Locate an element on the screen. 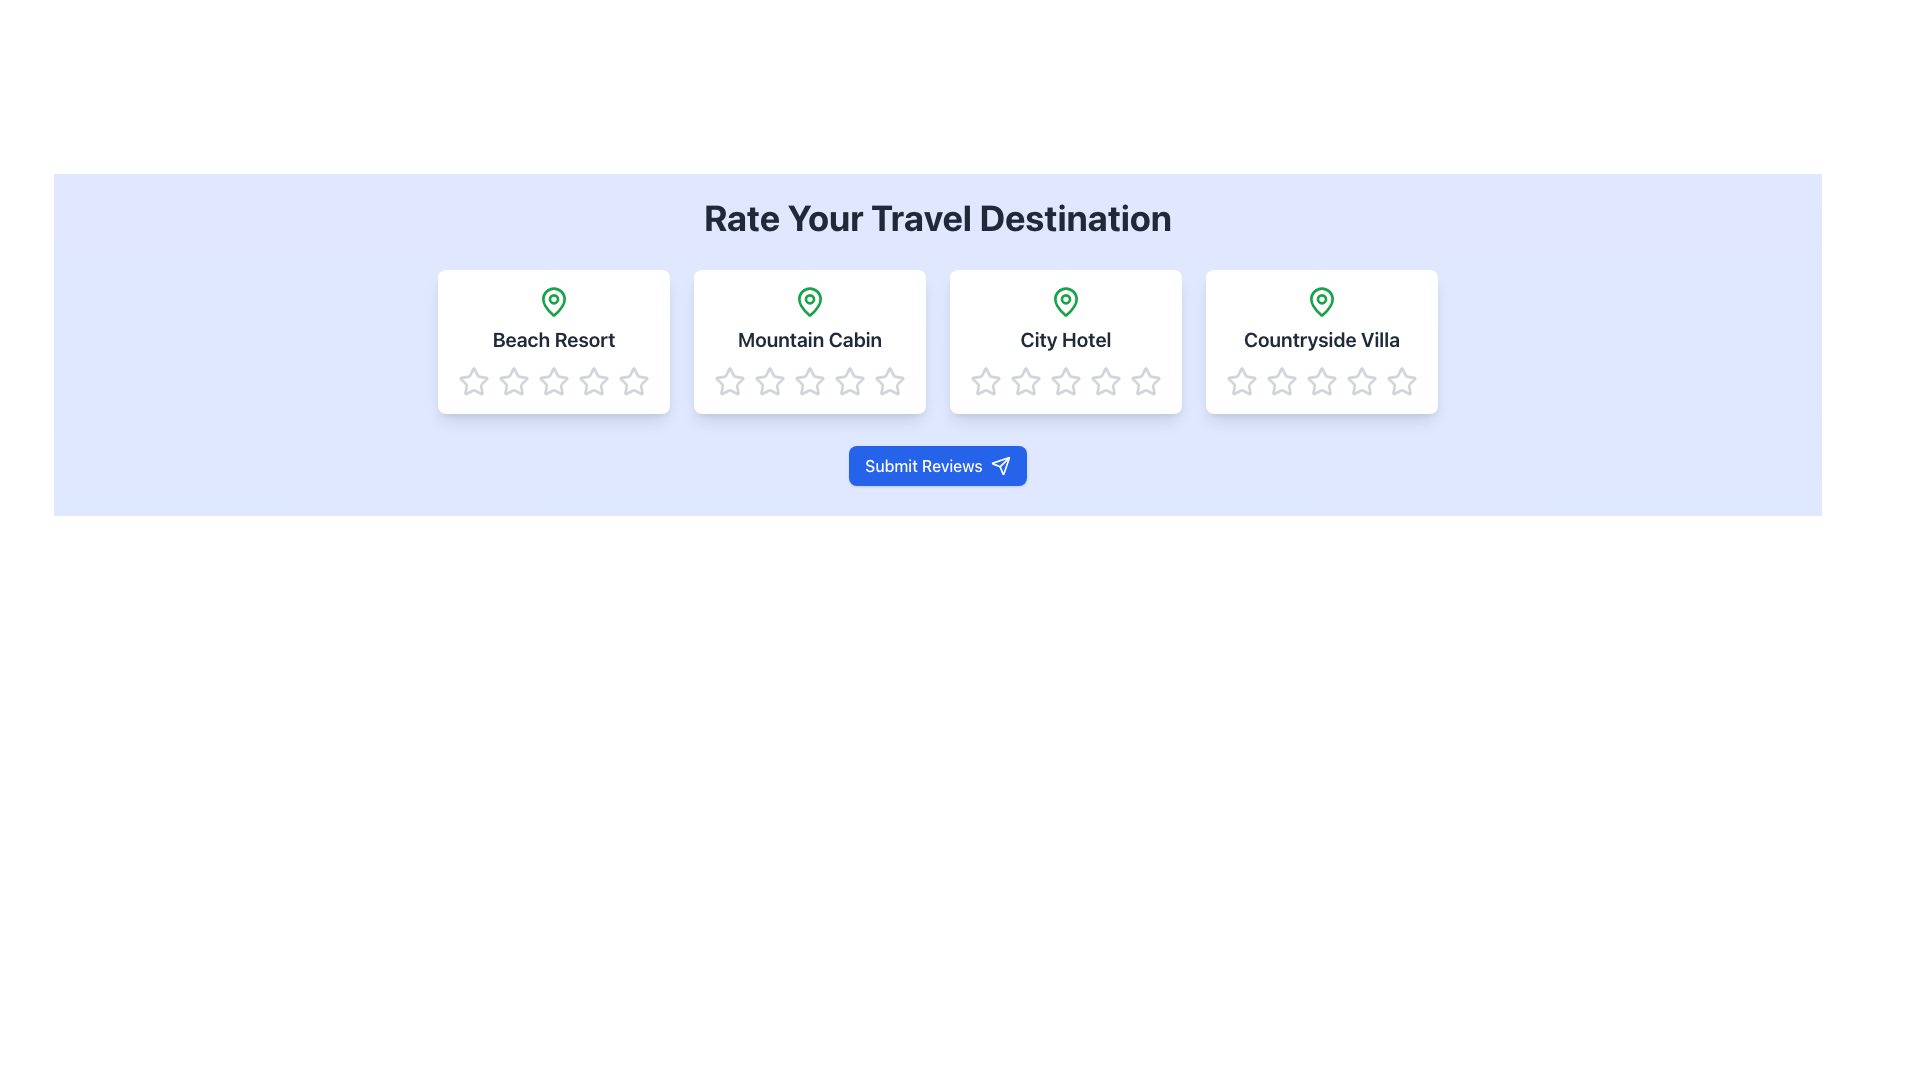 This screenshot has width=1920, height=1080. 'Submit Reviews' button icon located at the far right end of the button for additional information is located at coordinates (1000, 466).